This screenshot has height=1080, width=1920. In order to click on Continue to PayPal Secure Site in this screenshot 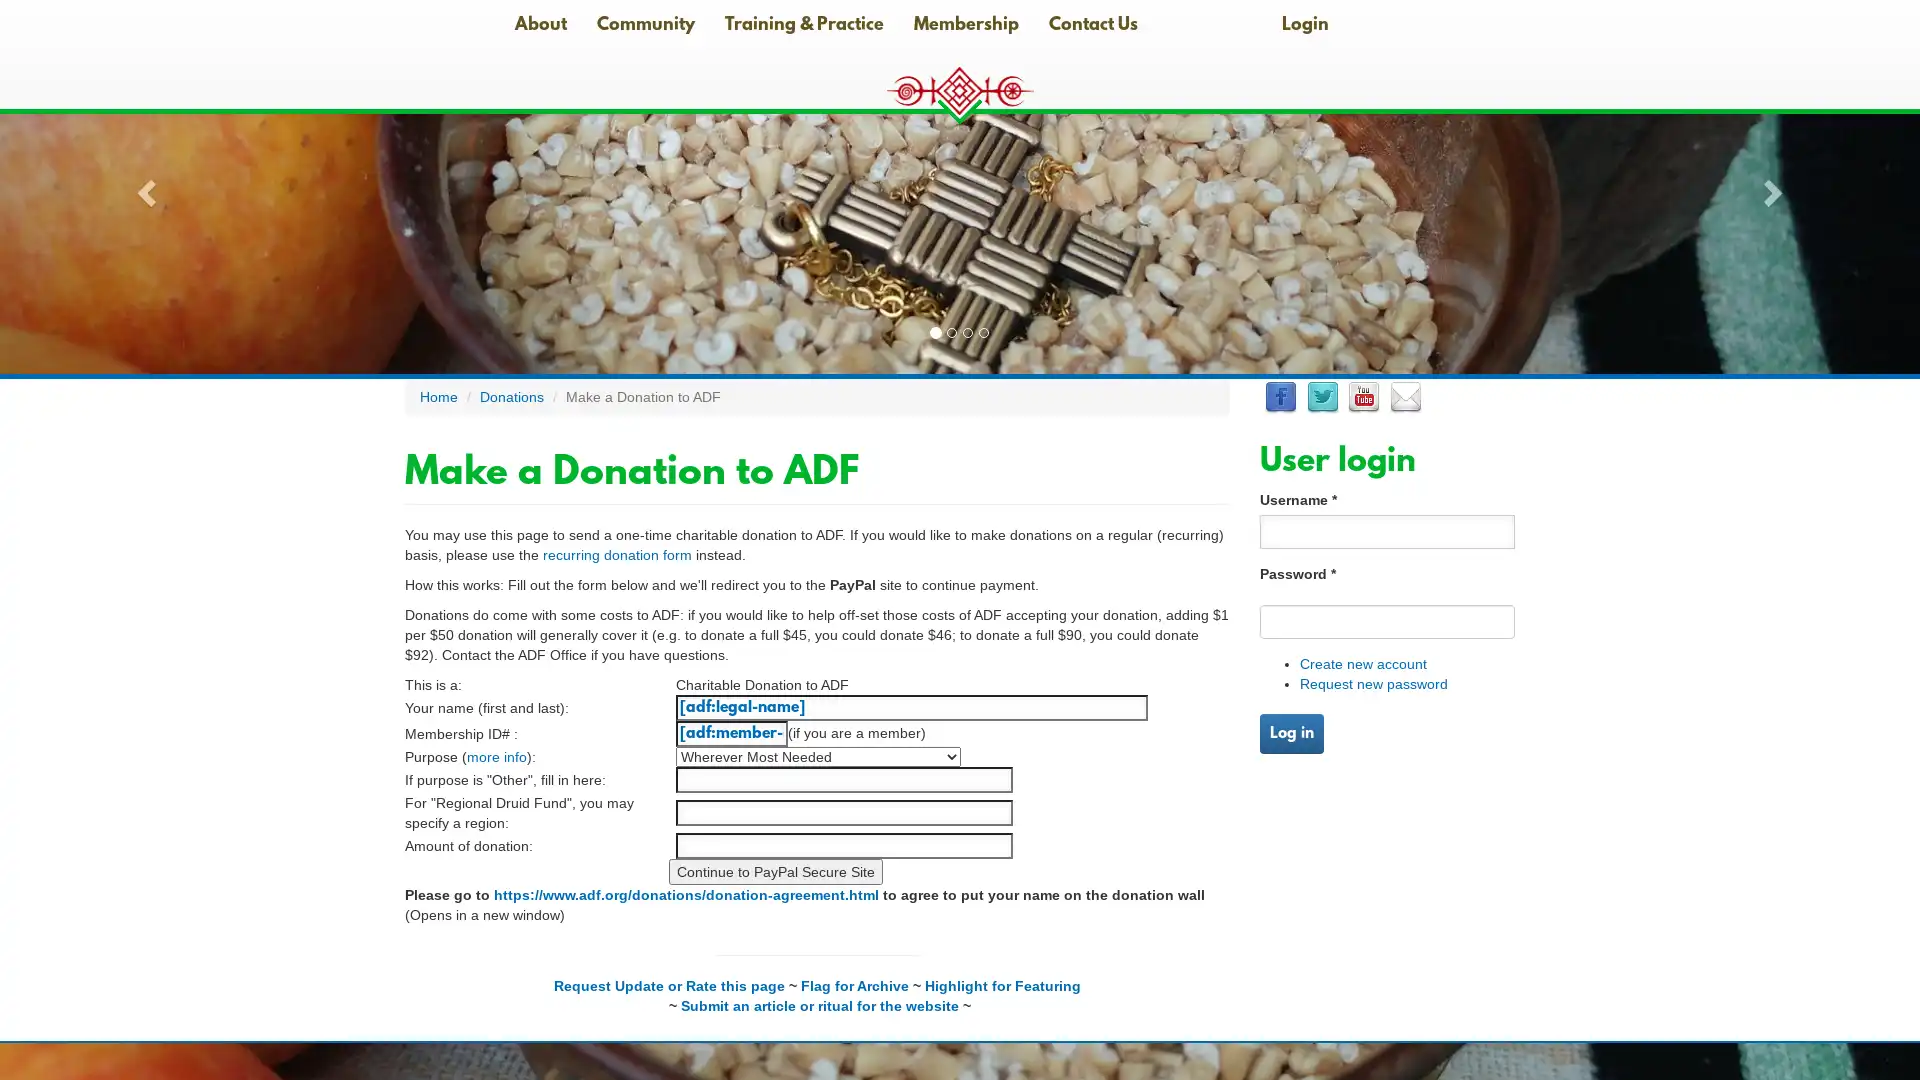, I will do `click(775, 870)`.